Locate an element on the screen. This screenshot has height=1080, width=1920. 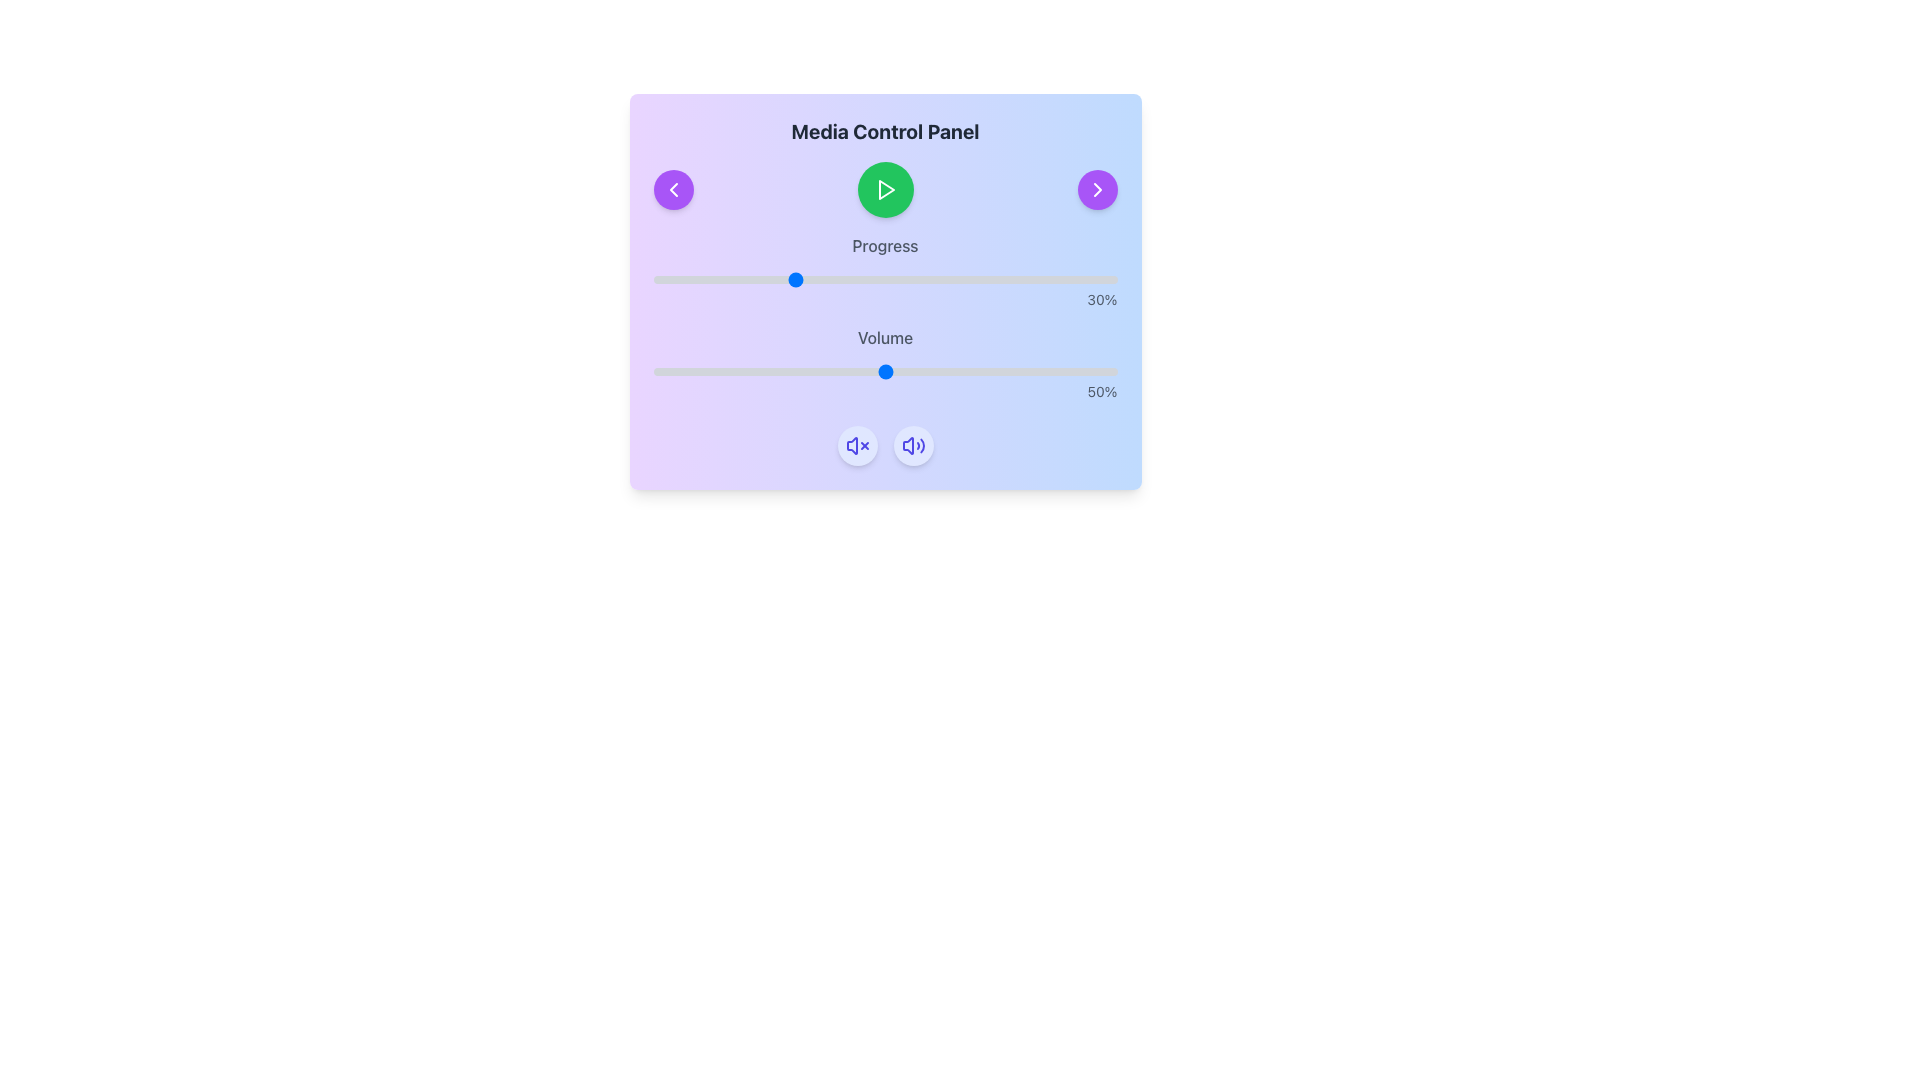
the circular button with a purple background and a white chevron icon pointing to the left is located at coordinates (673, 189).